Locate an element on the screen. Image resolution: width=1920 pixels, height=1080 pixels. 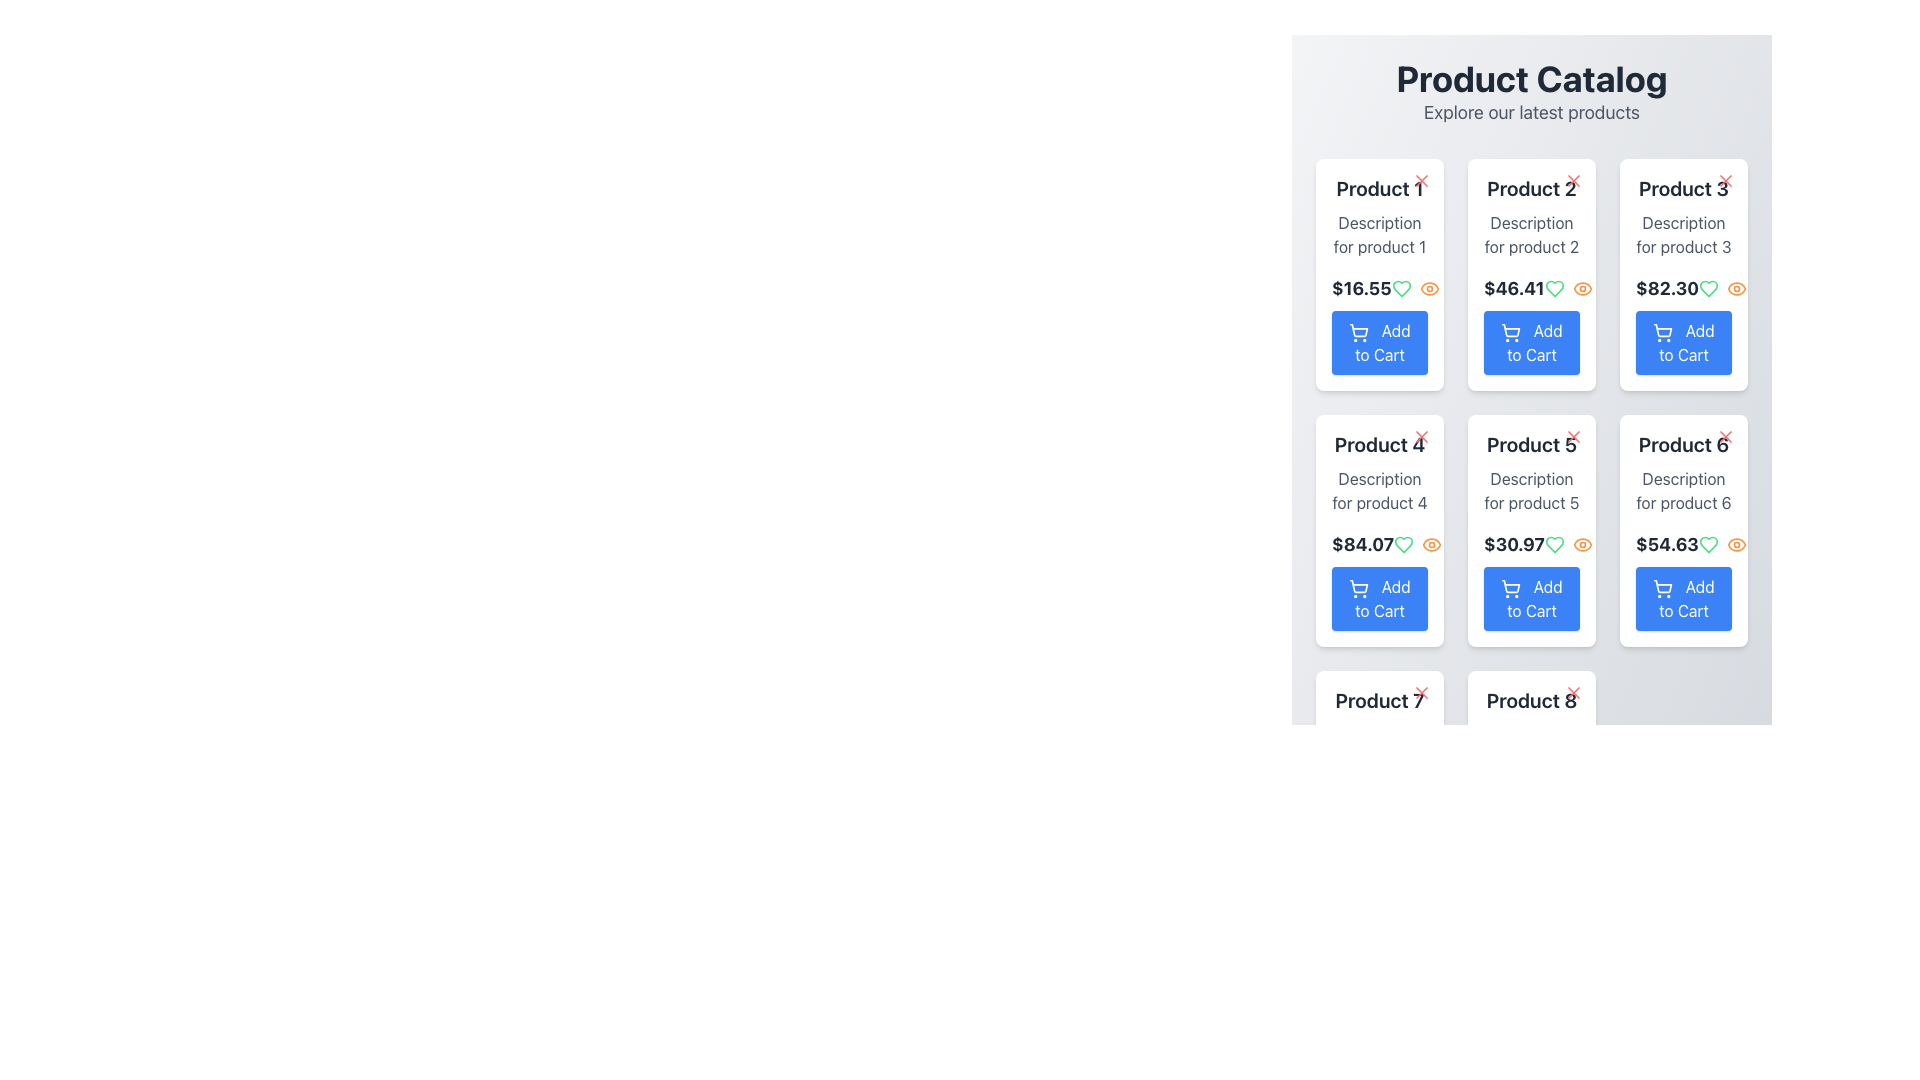
the 'Product 4' label at the top of the product card, which displays the product name in a bold, large font is located at coordinates (1379, 443).